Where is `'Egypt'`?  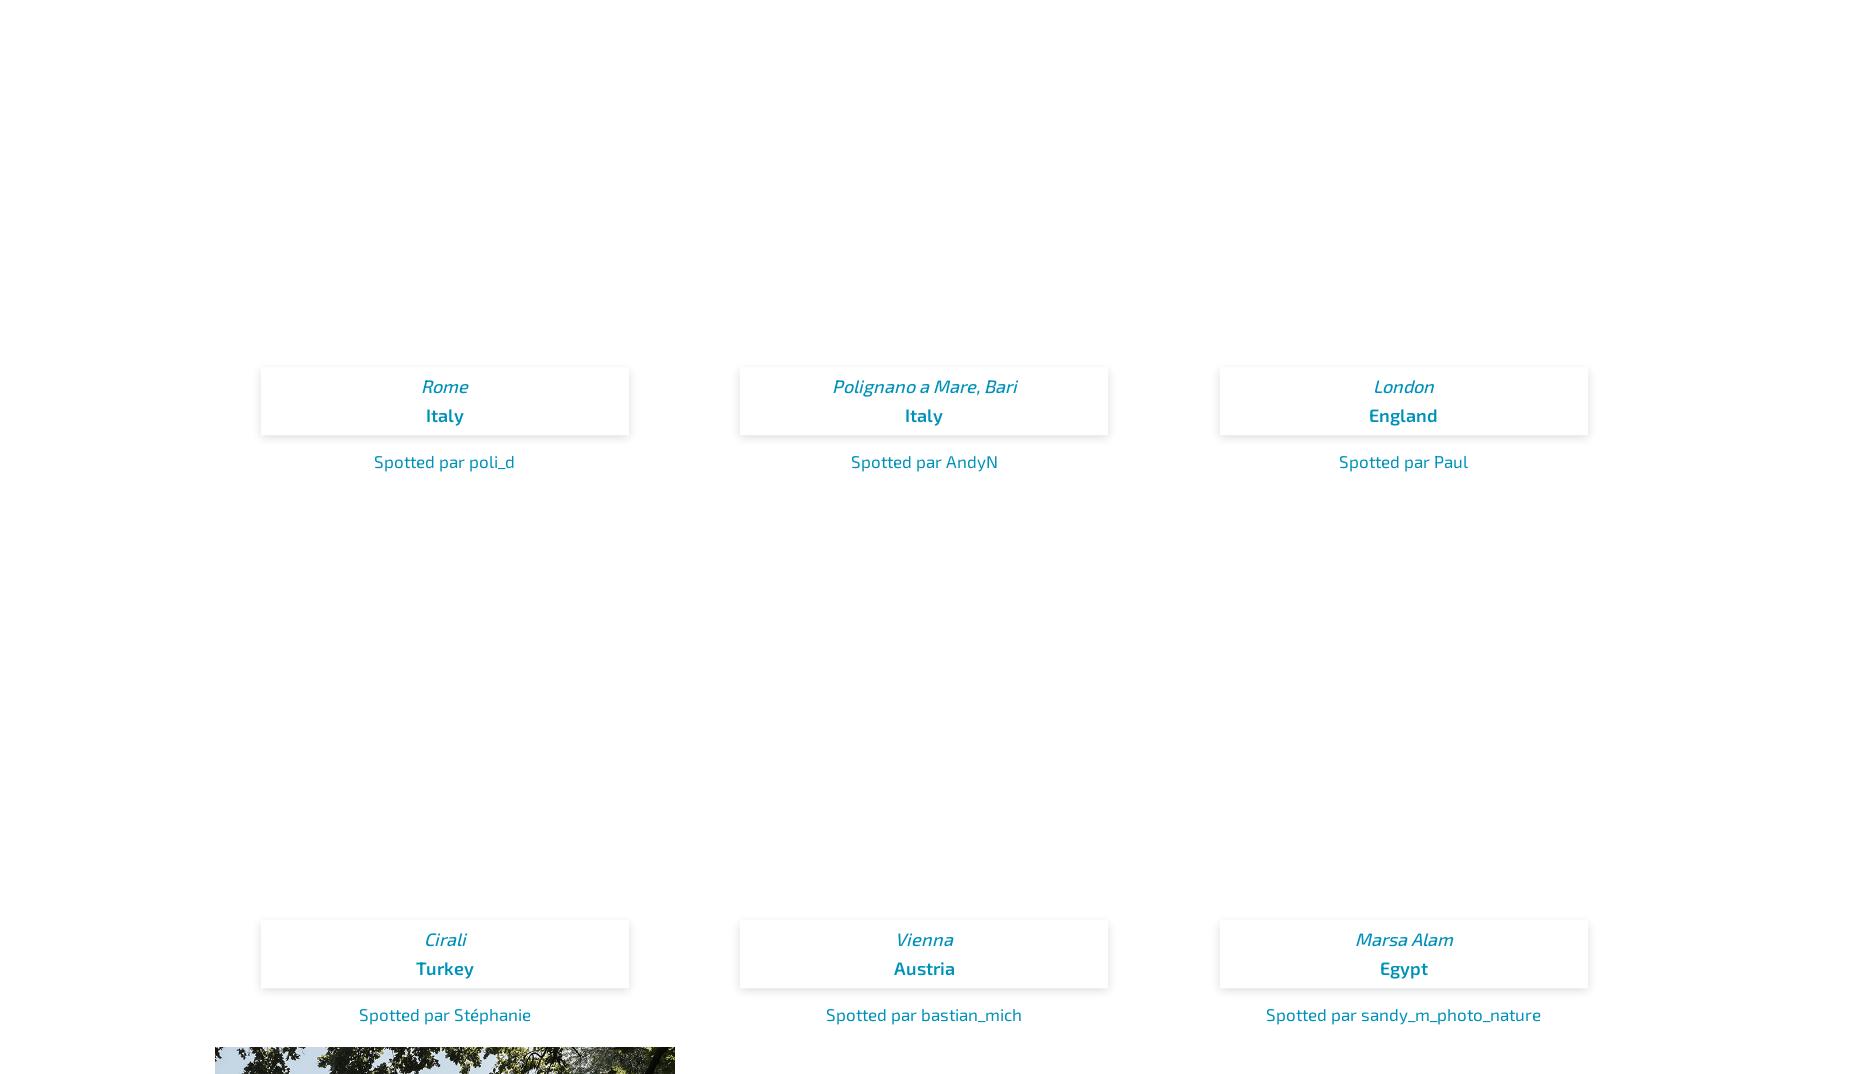
'Egypt' is located at coordinates (1403, 966).